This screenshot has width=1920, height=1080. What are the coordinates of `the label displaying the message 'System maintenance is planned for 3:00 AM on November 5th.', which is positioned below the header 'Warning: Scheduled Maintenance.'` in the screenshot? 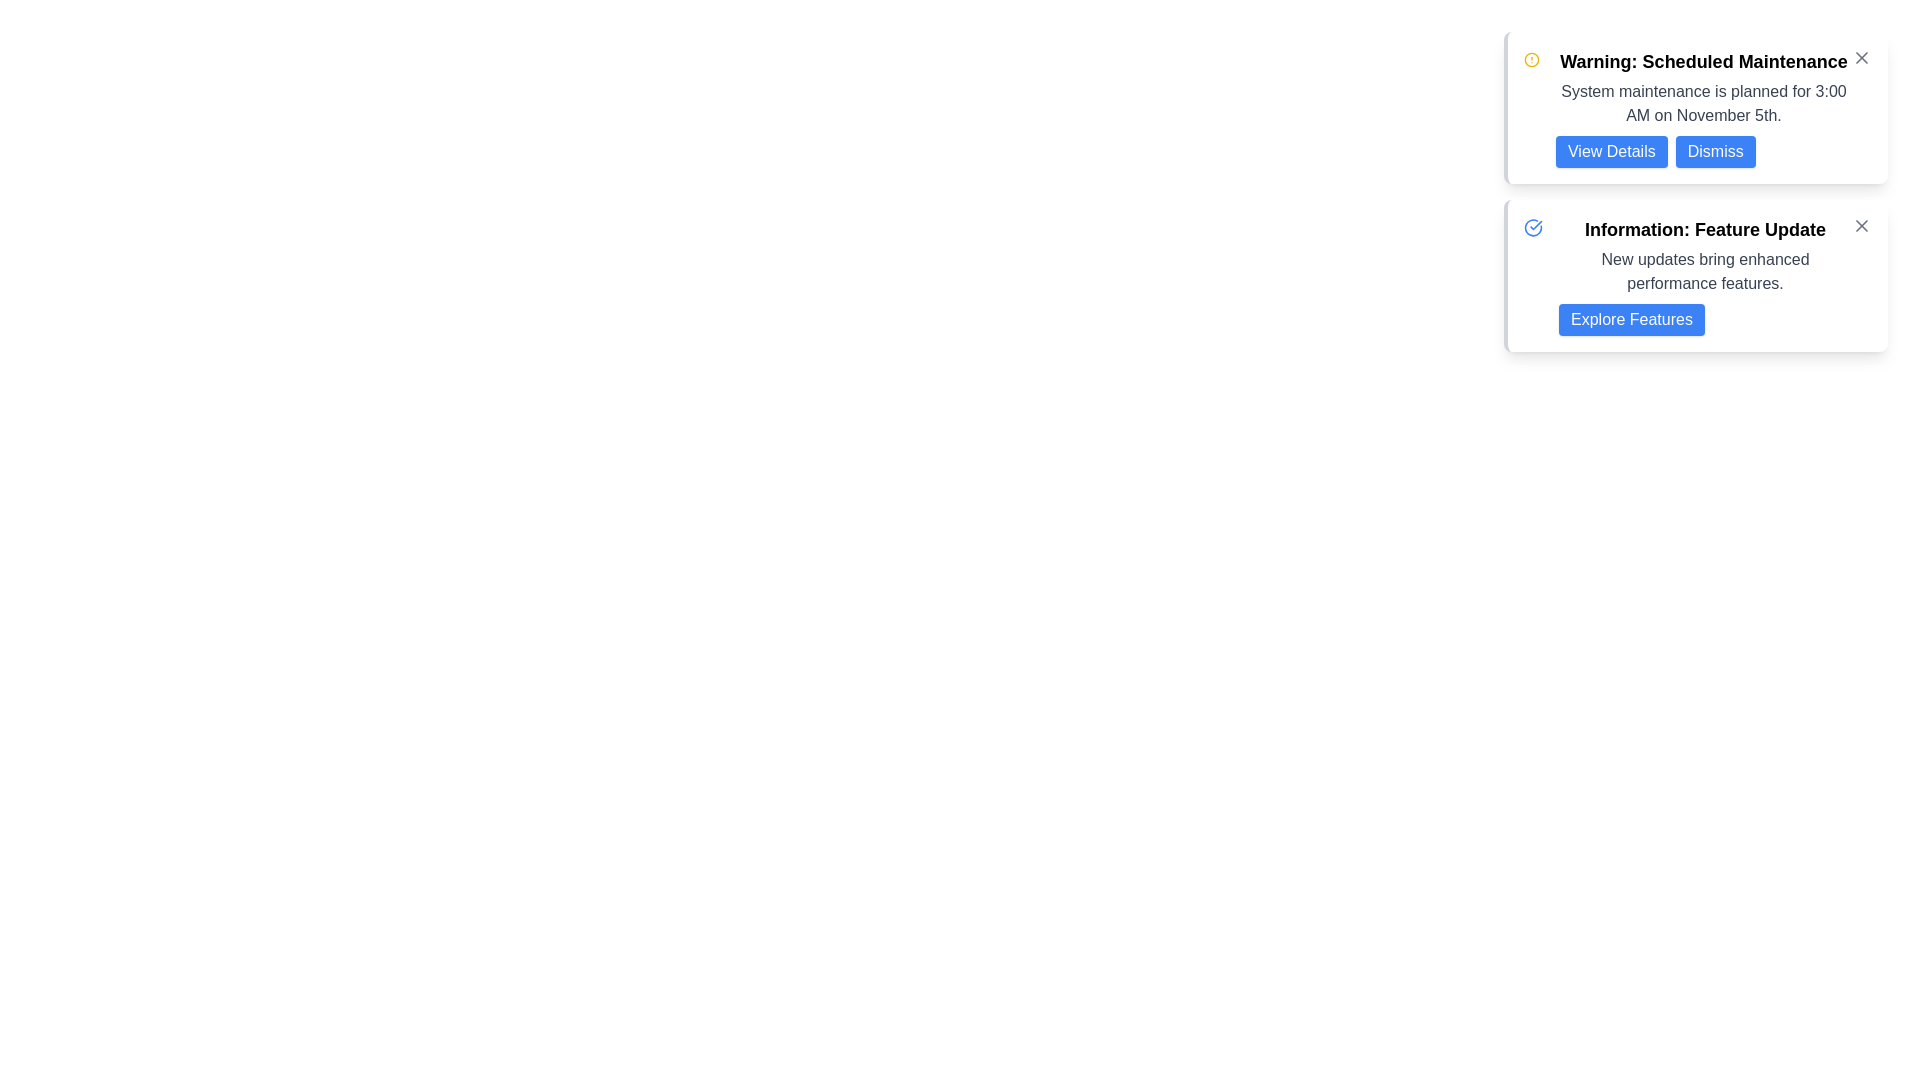 It's located at (1703, 104).